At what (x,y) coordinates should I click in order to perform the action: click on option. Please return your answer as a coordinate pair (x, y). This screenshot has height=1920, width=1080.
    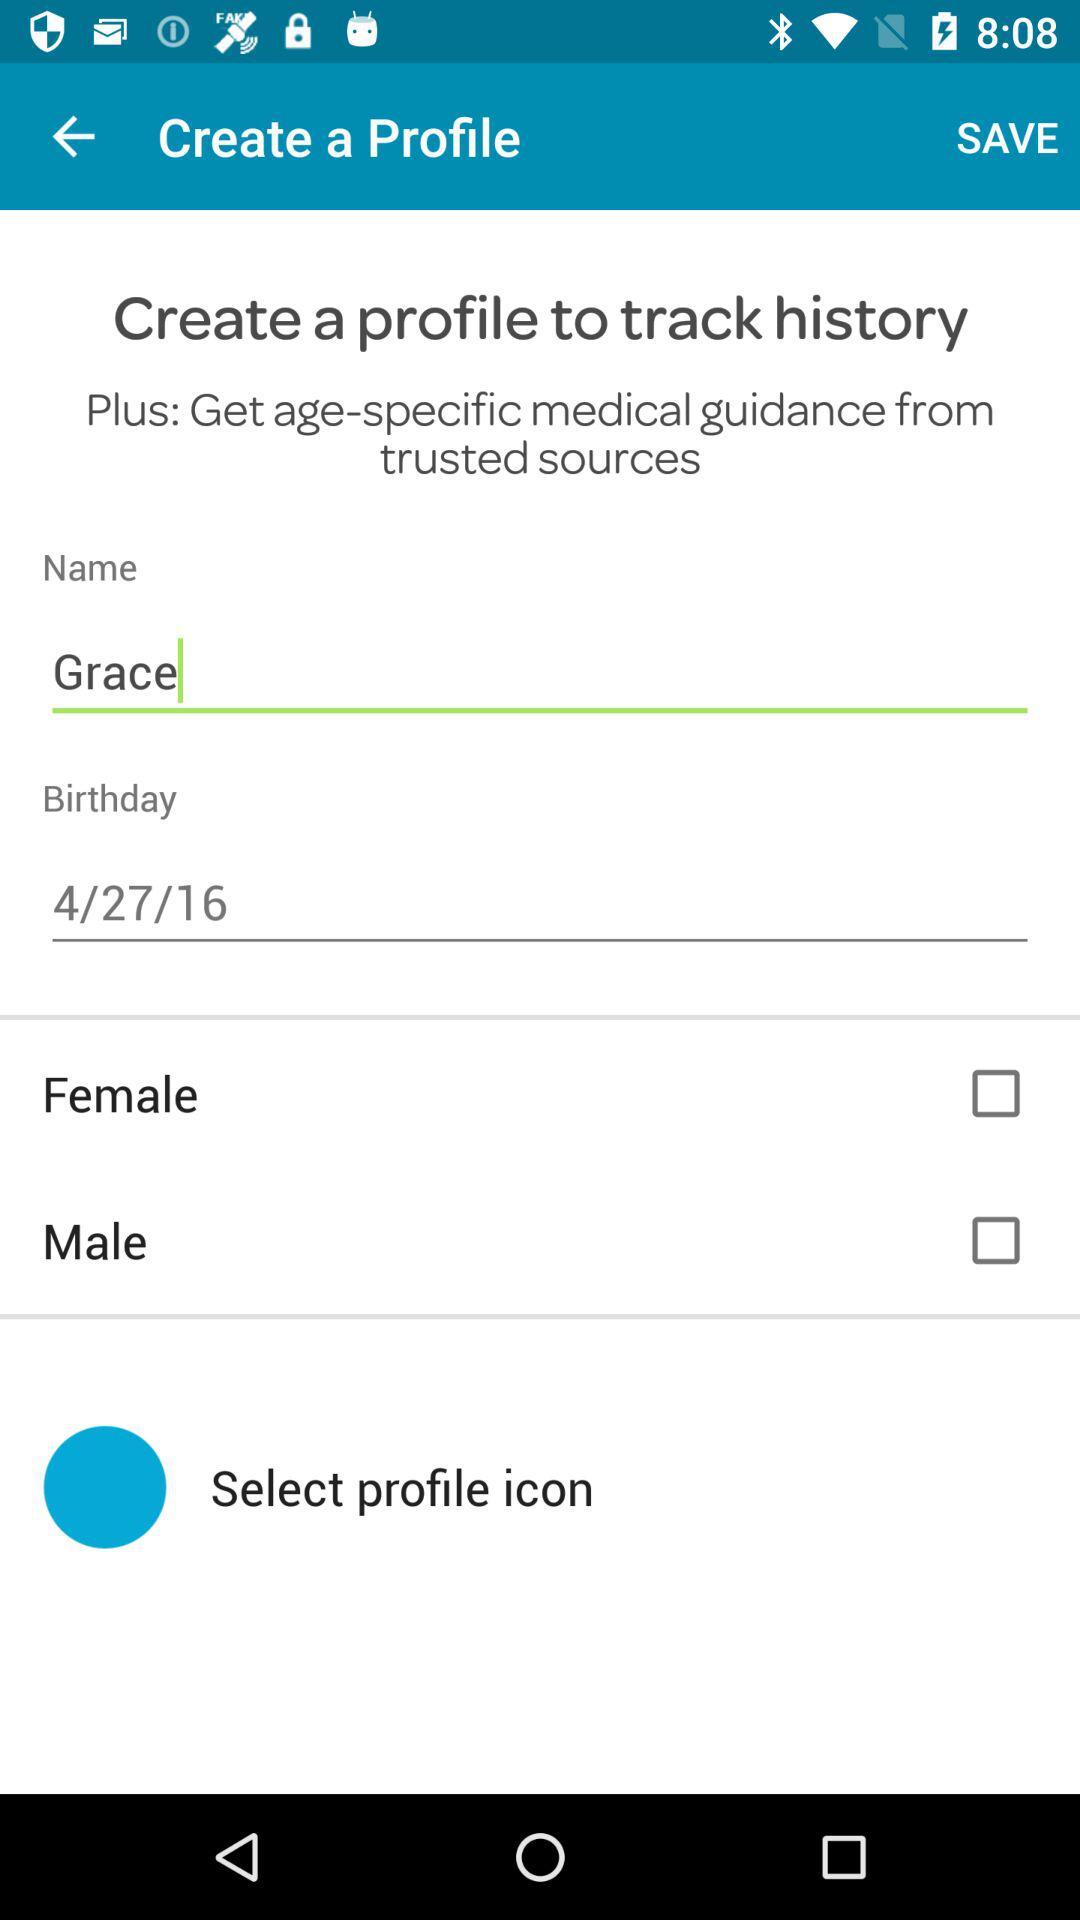
    Looking at the image, I should click on (995, 1092).